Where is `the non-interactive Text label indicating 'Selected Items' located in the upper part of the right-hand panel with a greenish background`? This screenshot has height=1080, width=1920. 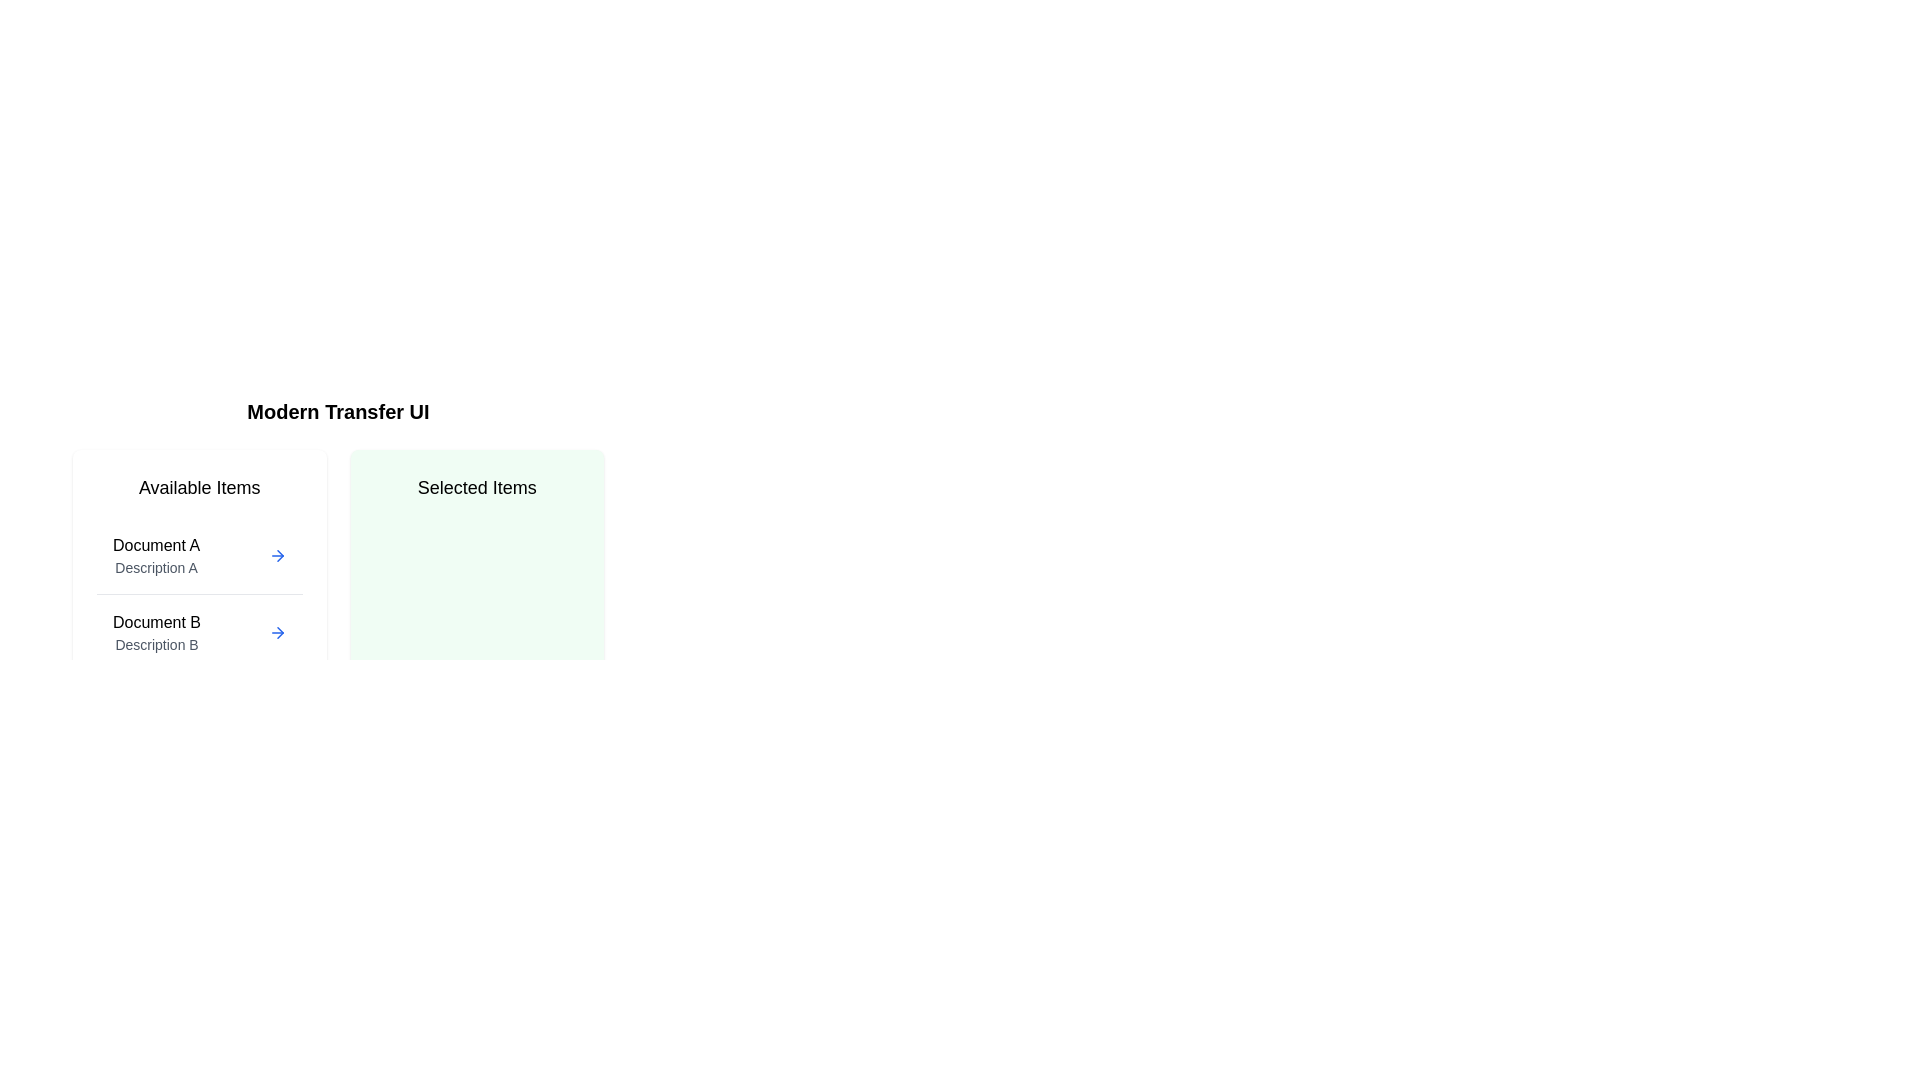 the non-interactive Text label indicating 'Selected Items' located in the upper part of the right-hand panel with a greenish background is located at coordinates (476, 488).